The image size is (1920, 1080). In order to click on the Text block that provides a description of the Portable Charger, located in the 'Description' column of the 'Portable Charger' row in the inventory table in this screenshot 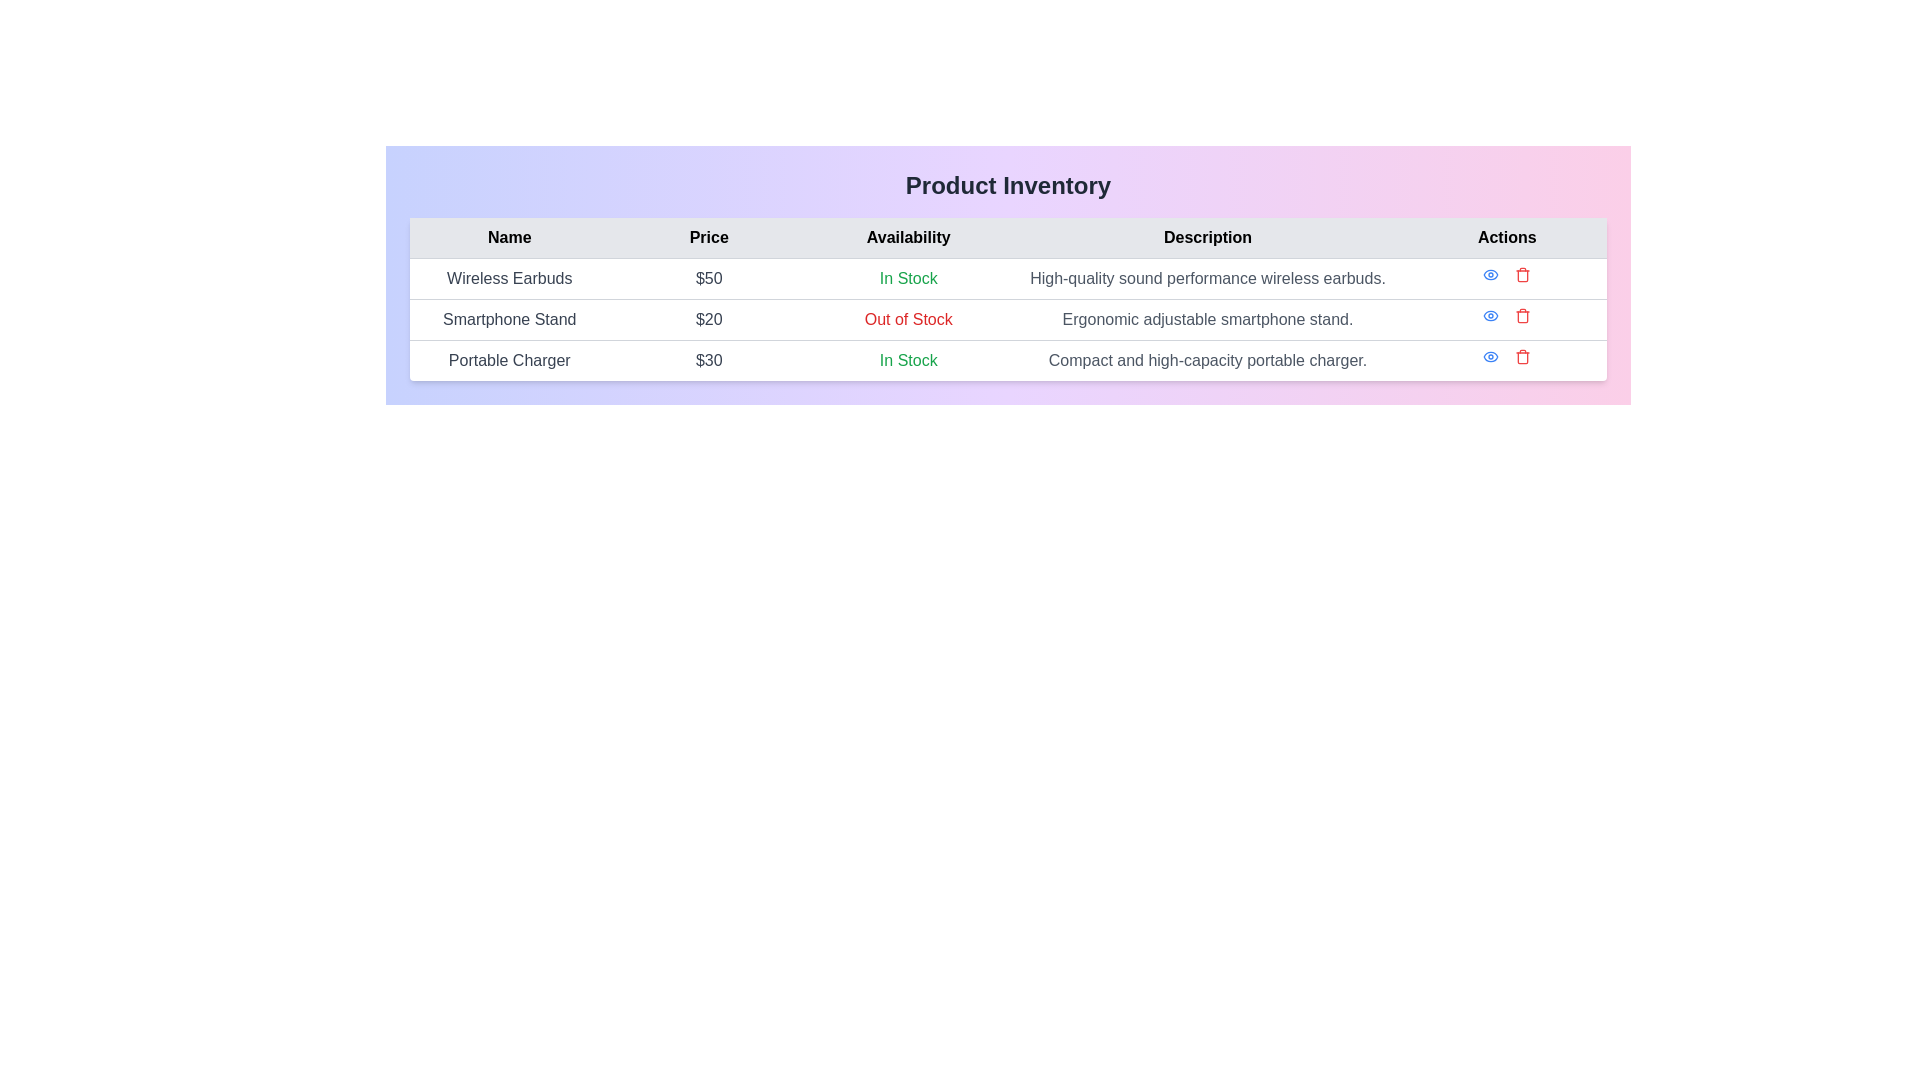, I will do `click(1207, 360)`.